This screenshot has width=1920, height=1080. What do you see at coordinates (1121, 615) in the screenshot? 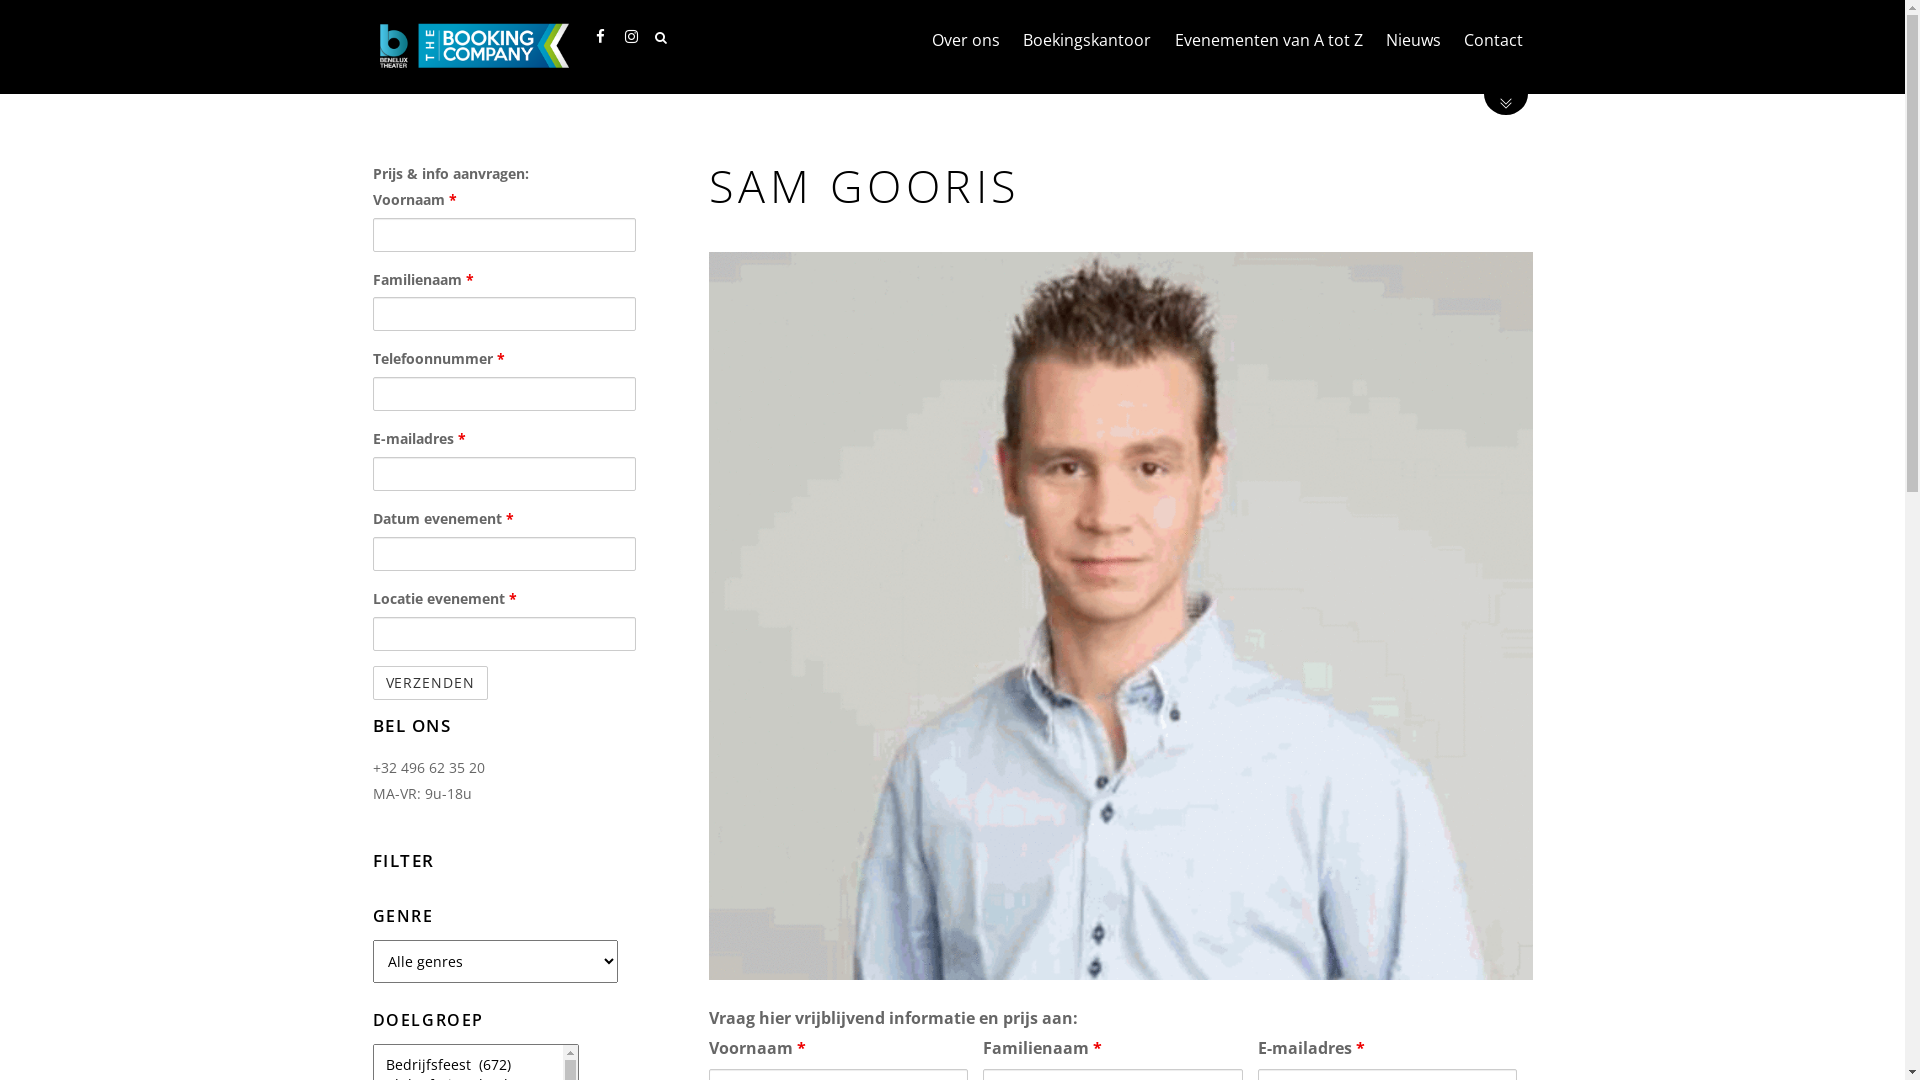
I see `'sam'` at bounding box center [1121, 615].